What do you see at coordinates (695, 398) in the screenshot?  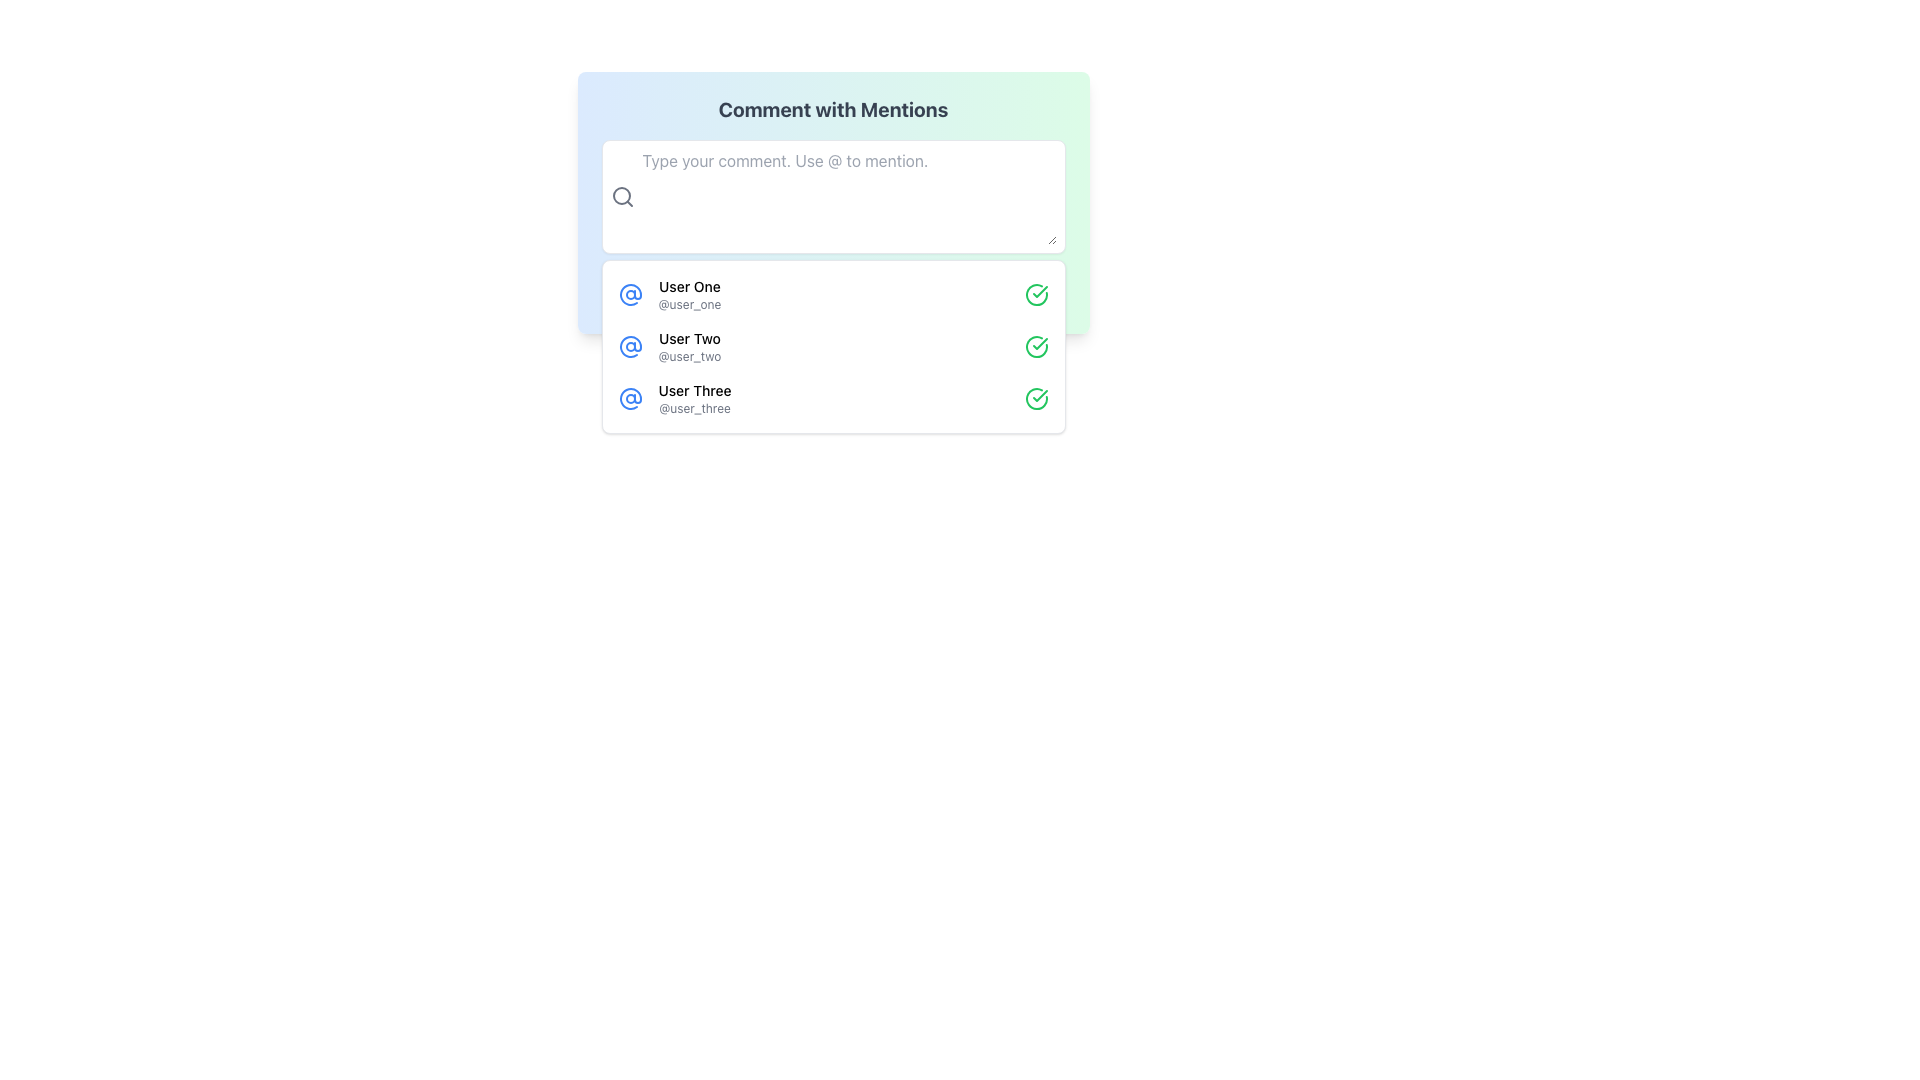 I see `to select the user mention option '@user_three' from the user mention suggestion display, which is the third entry in the list` at bounding box center [695, 398].